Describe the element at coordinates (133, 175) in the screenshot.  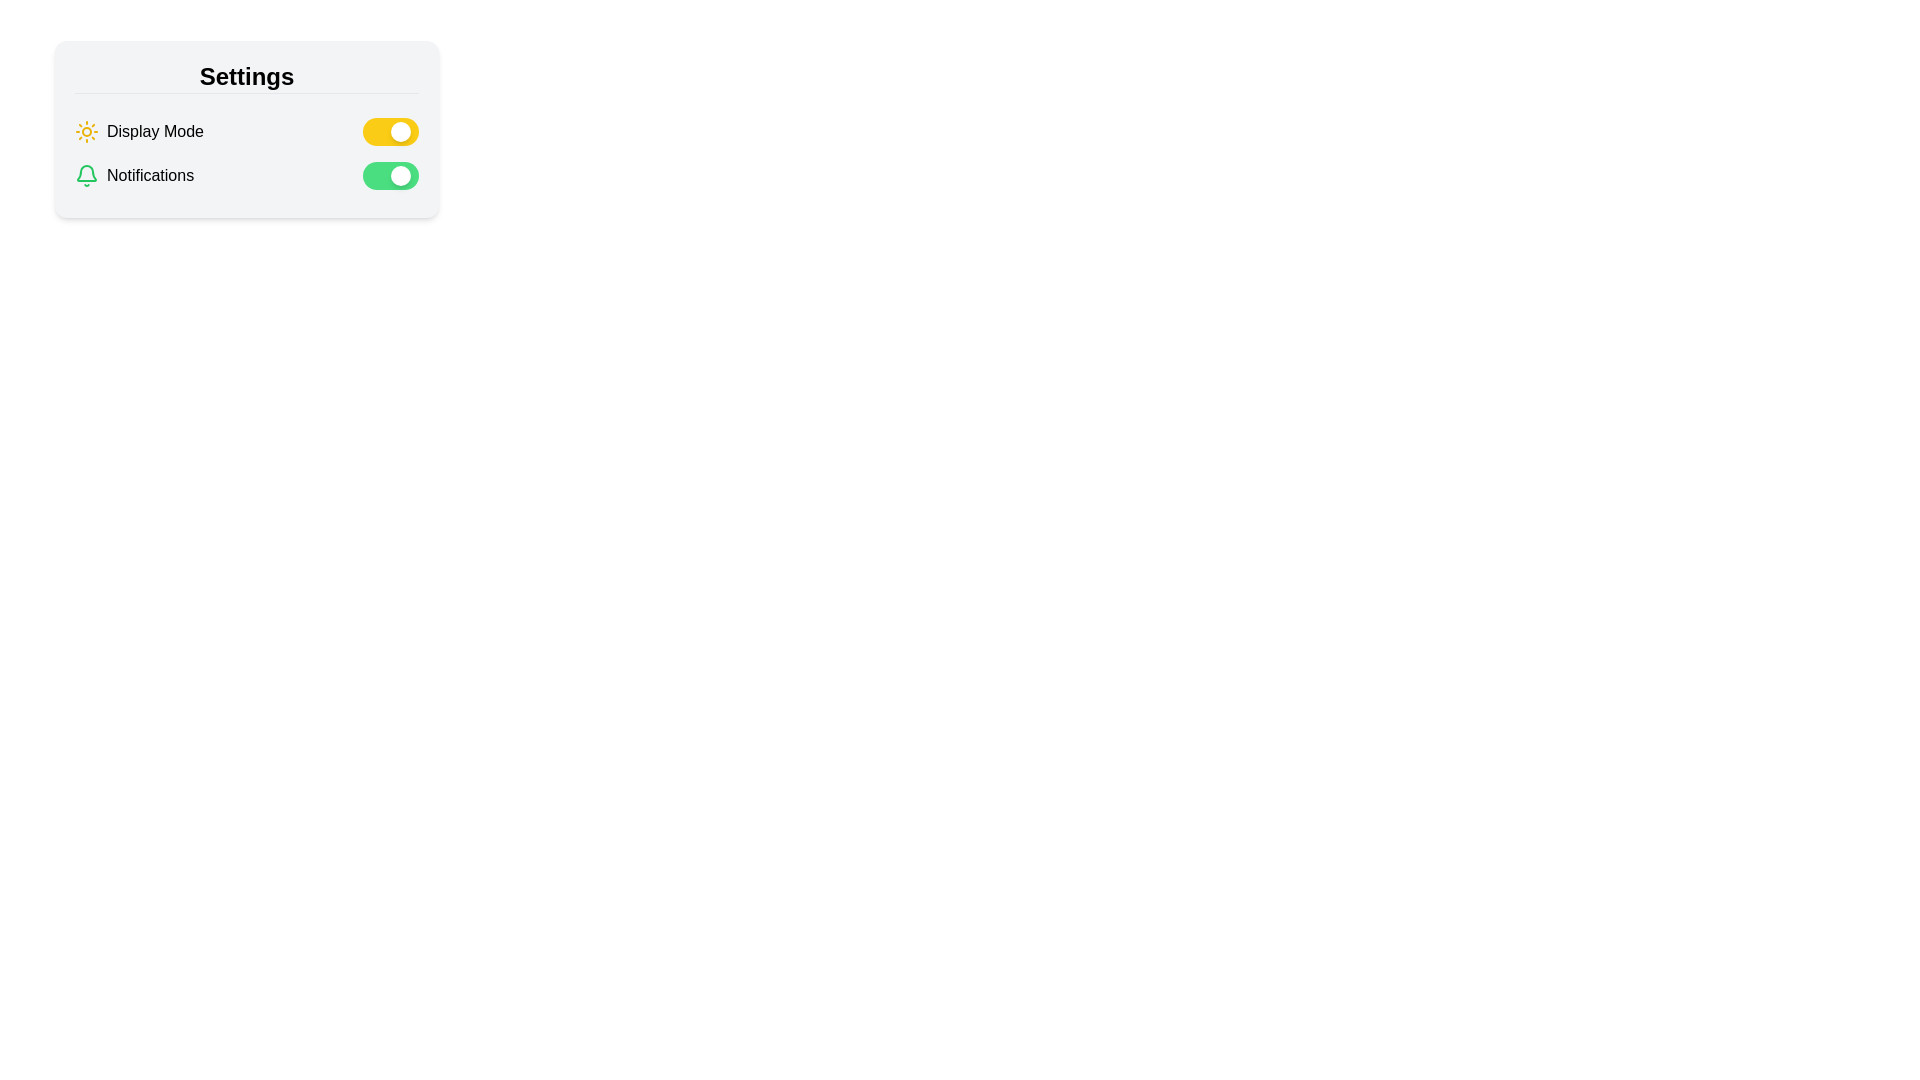
I see `the 'Notifications' label with a bell icon located in the Settings panel beneath the Display Mode toggle option` at that location.